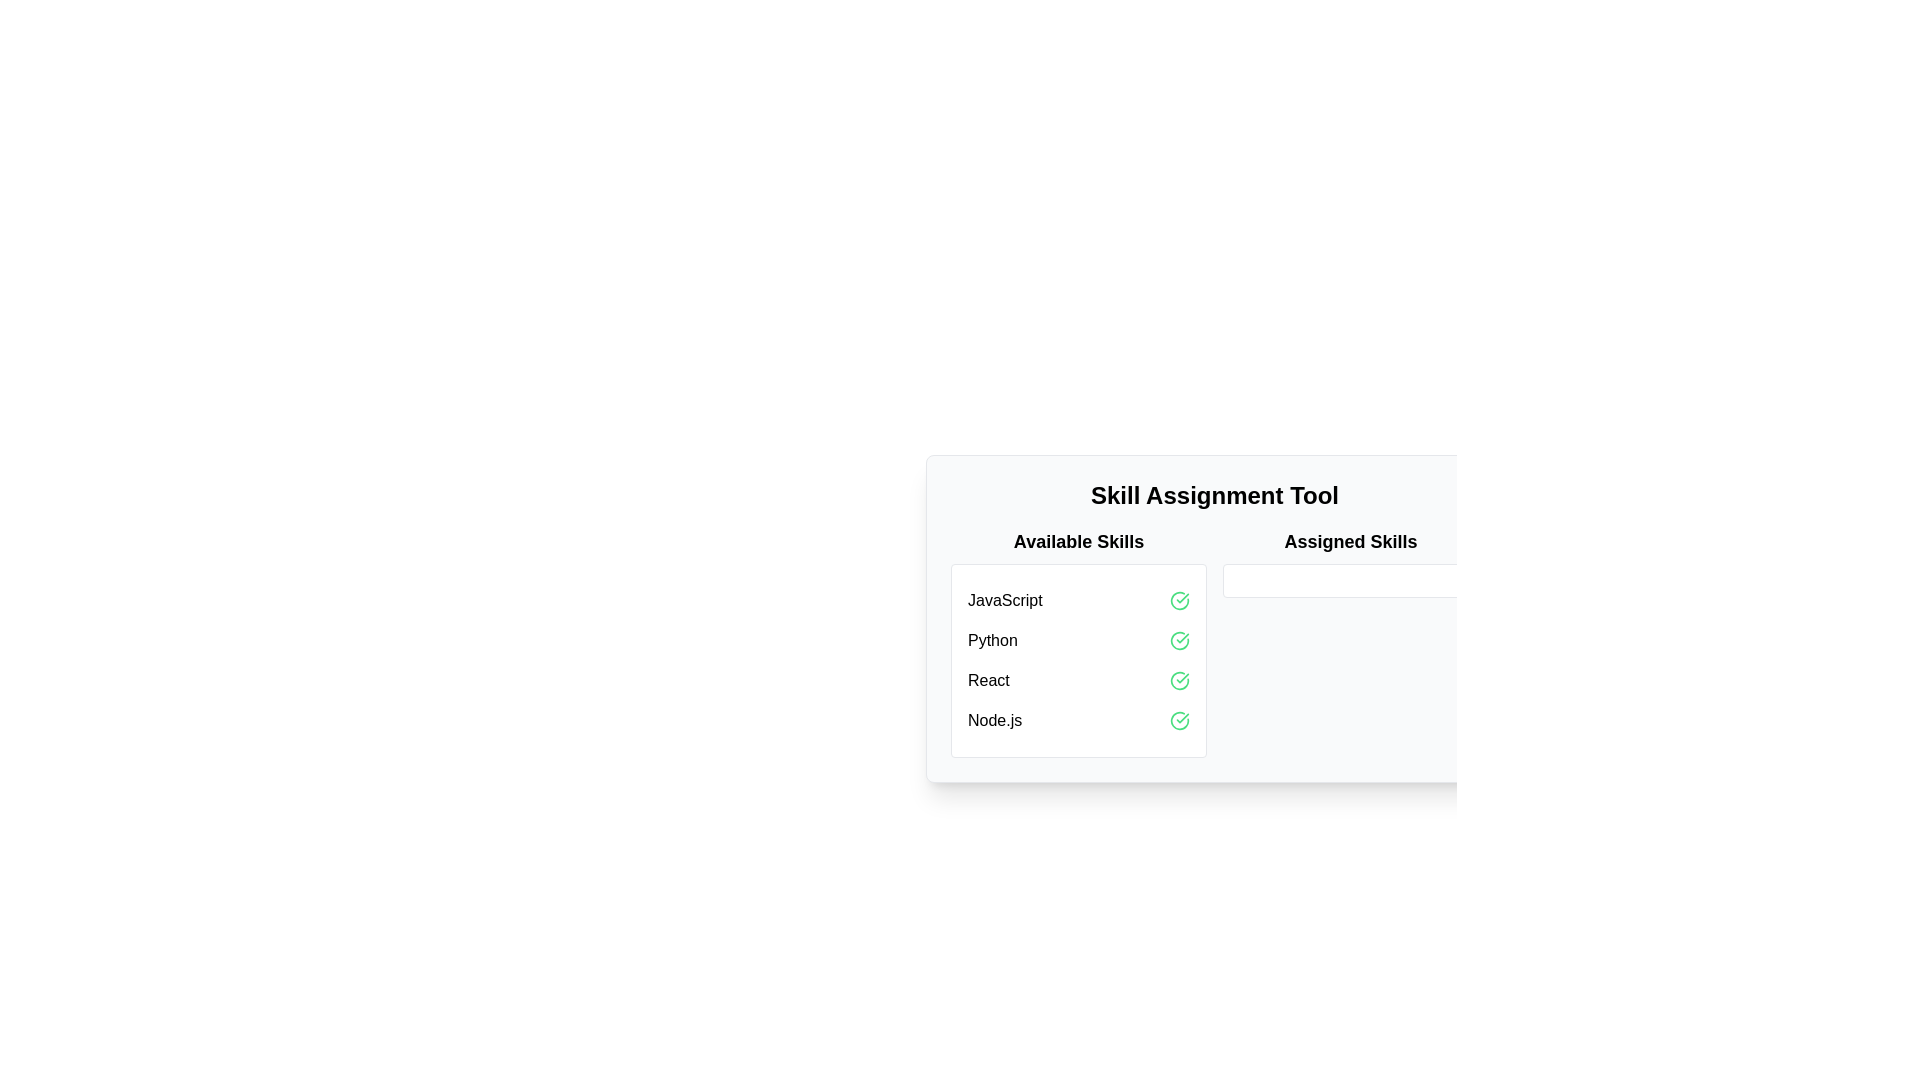 The width and height of the screenshot is (1920, 1080). I want to click on the 'Node.js' text label, which is the fourth item, so click(995, 721).